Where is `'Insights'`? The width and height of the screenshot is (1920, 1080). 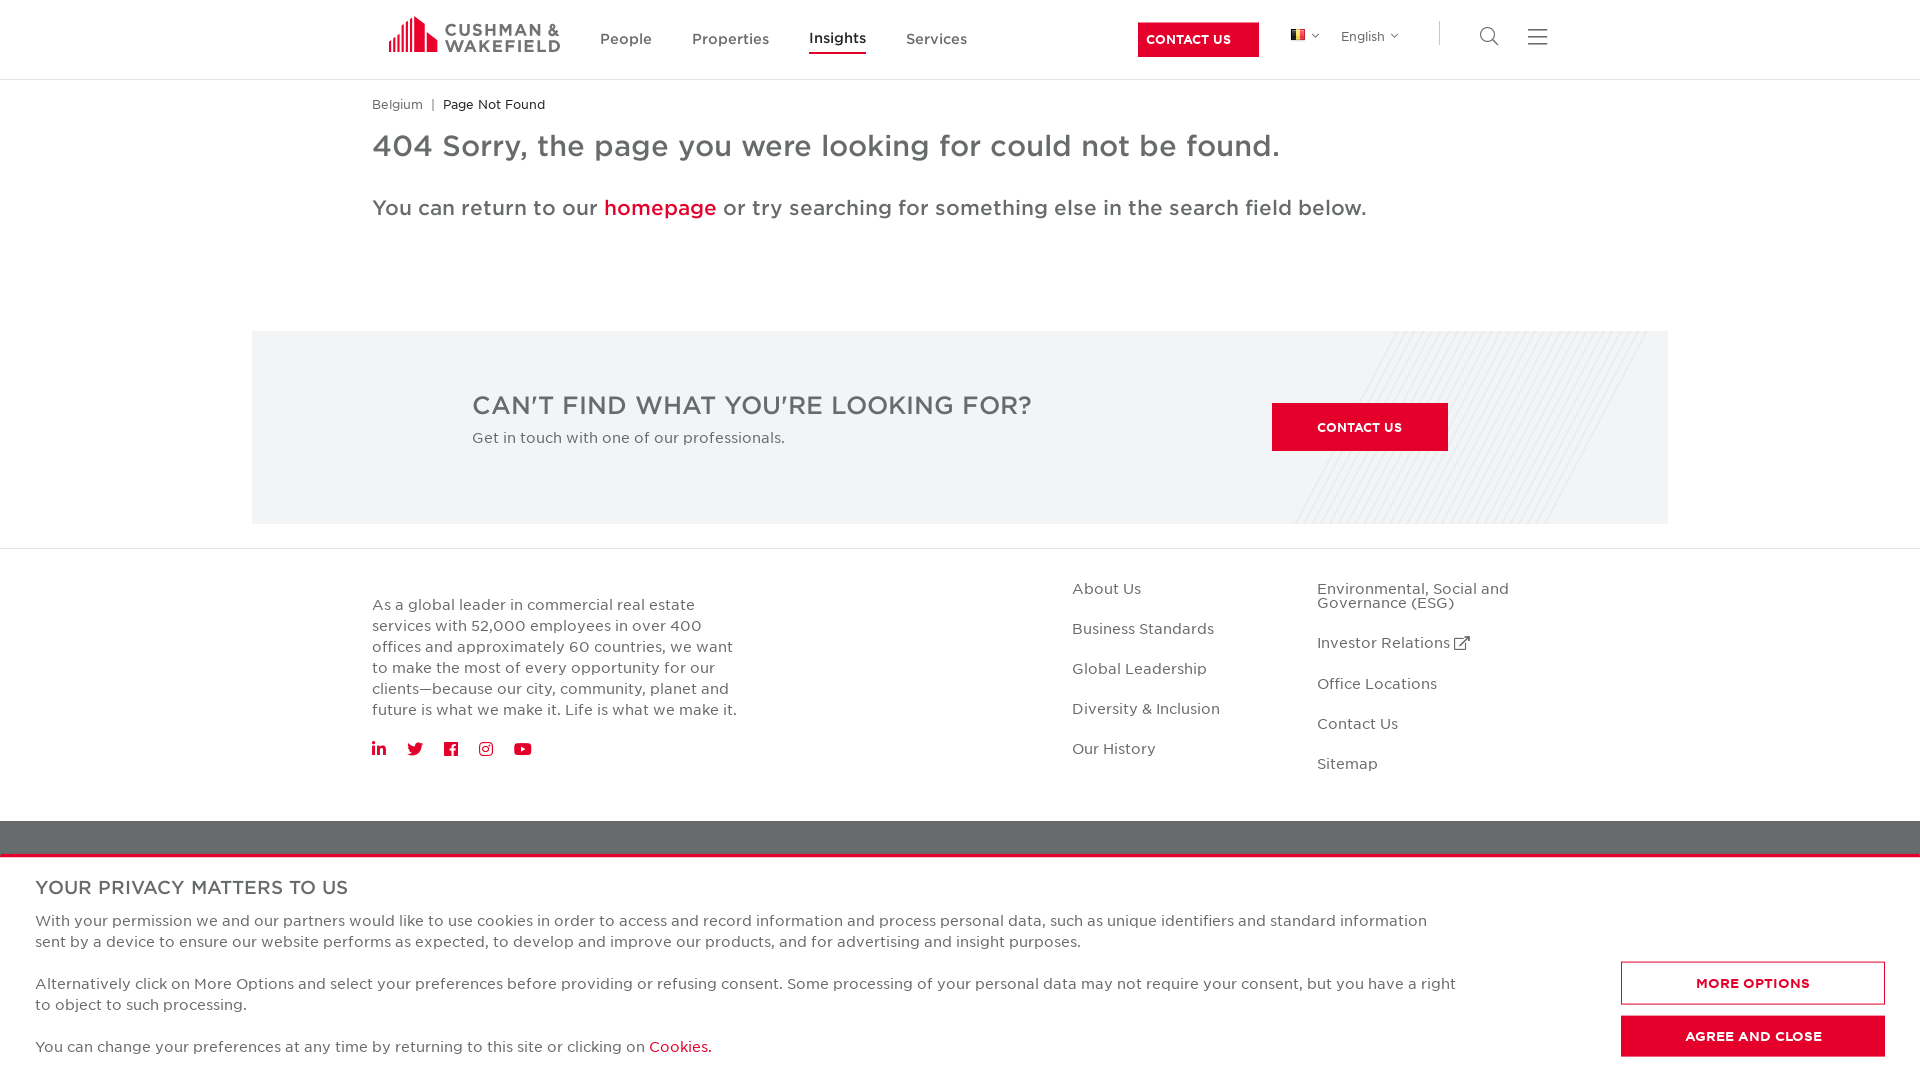
'Insights' is located at coordinates (809, 39).